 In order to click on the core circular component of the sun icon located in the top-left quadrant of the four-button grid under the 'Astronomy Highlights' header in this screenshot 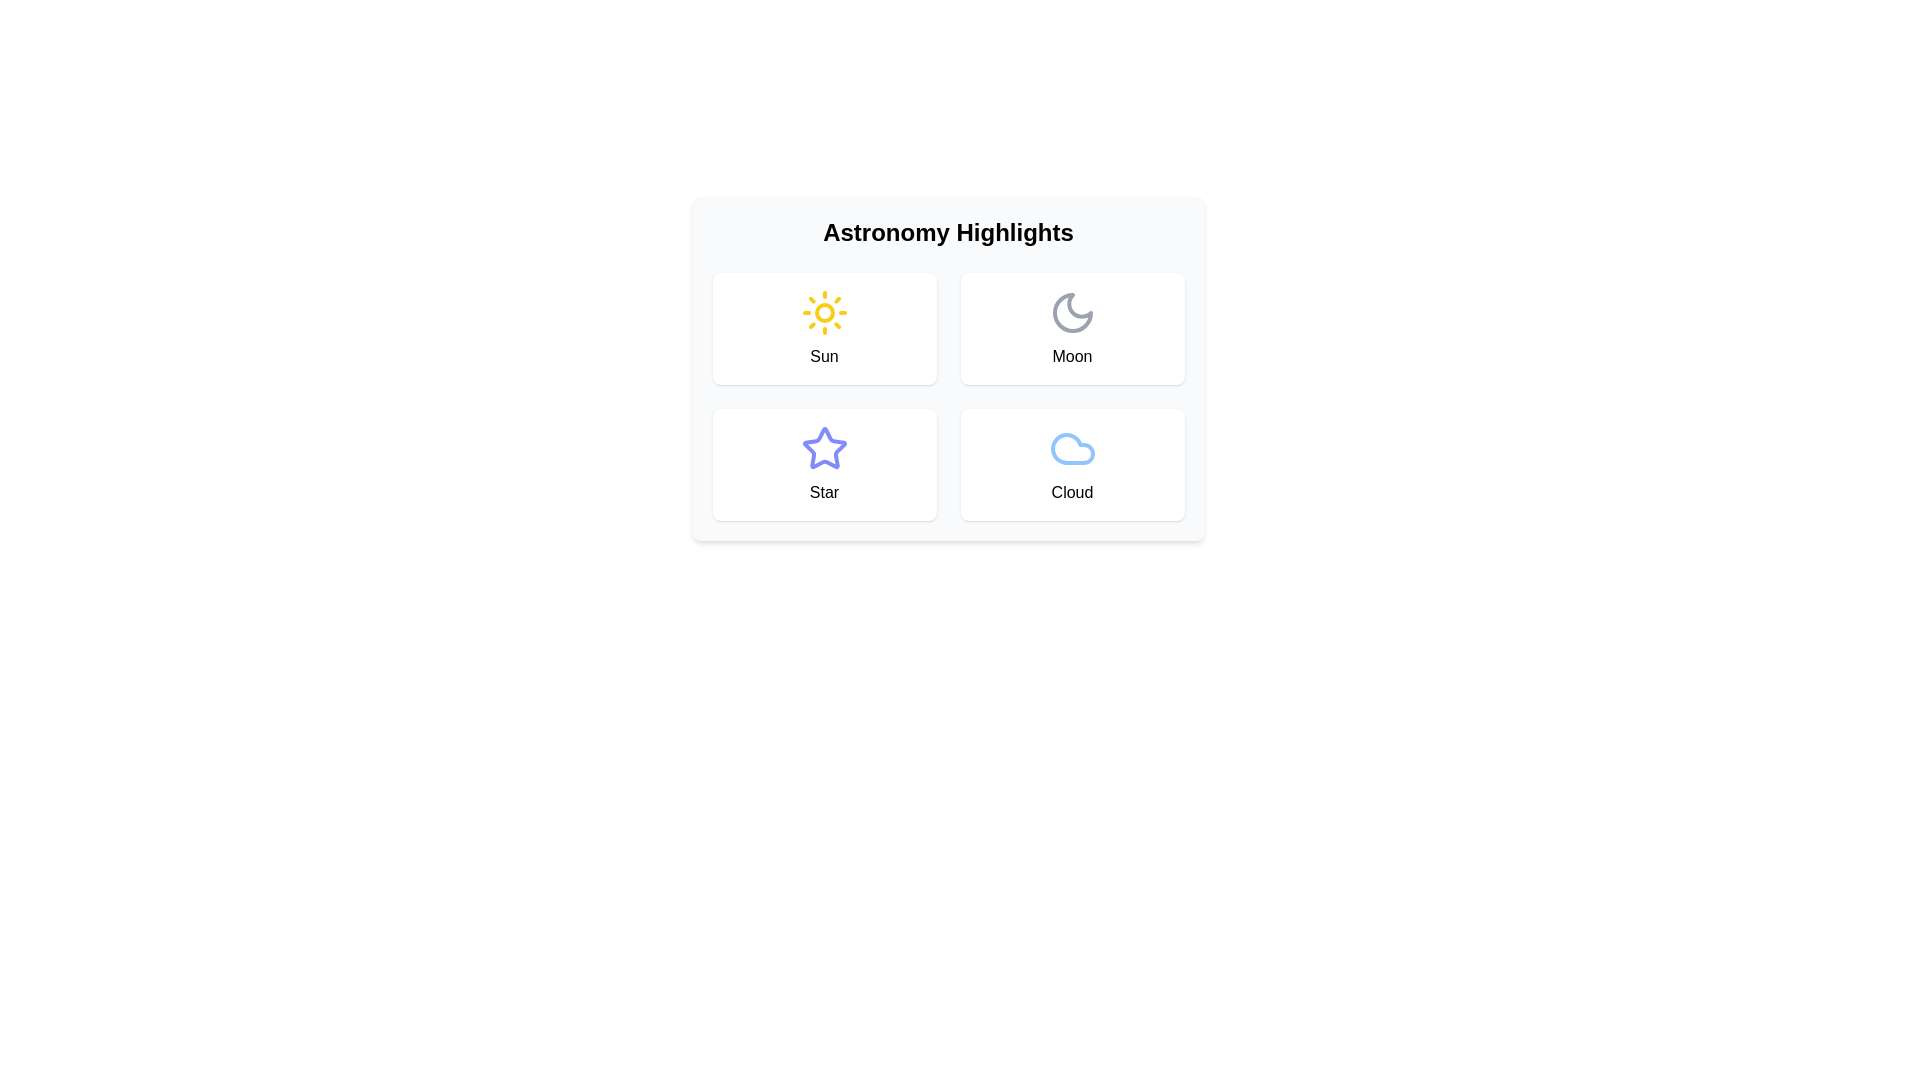, I will do `click(824, 312)`.